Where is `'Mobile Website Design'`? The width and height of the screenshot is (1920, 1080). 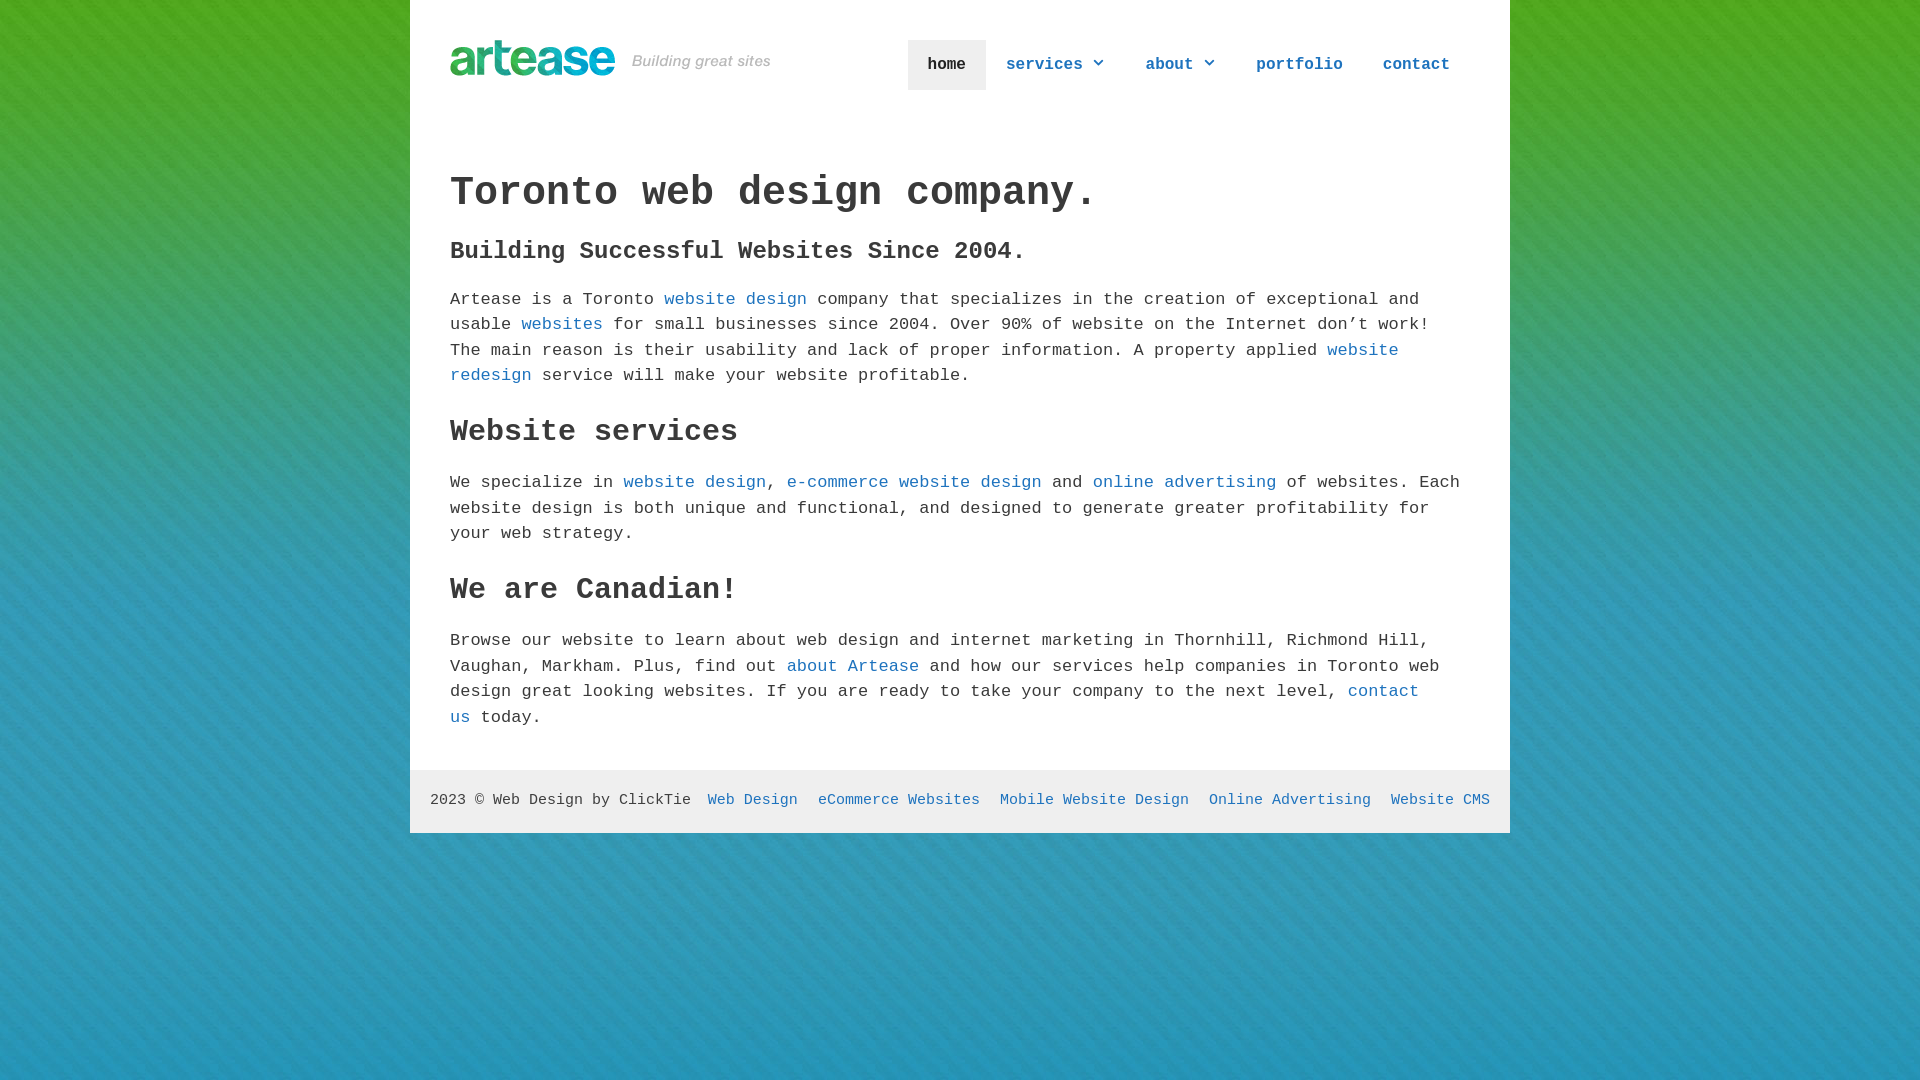 'Mobile Website Design' is located at coordinates (1093, 799).